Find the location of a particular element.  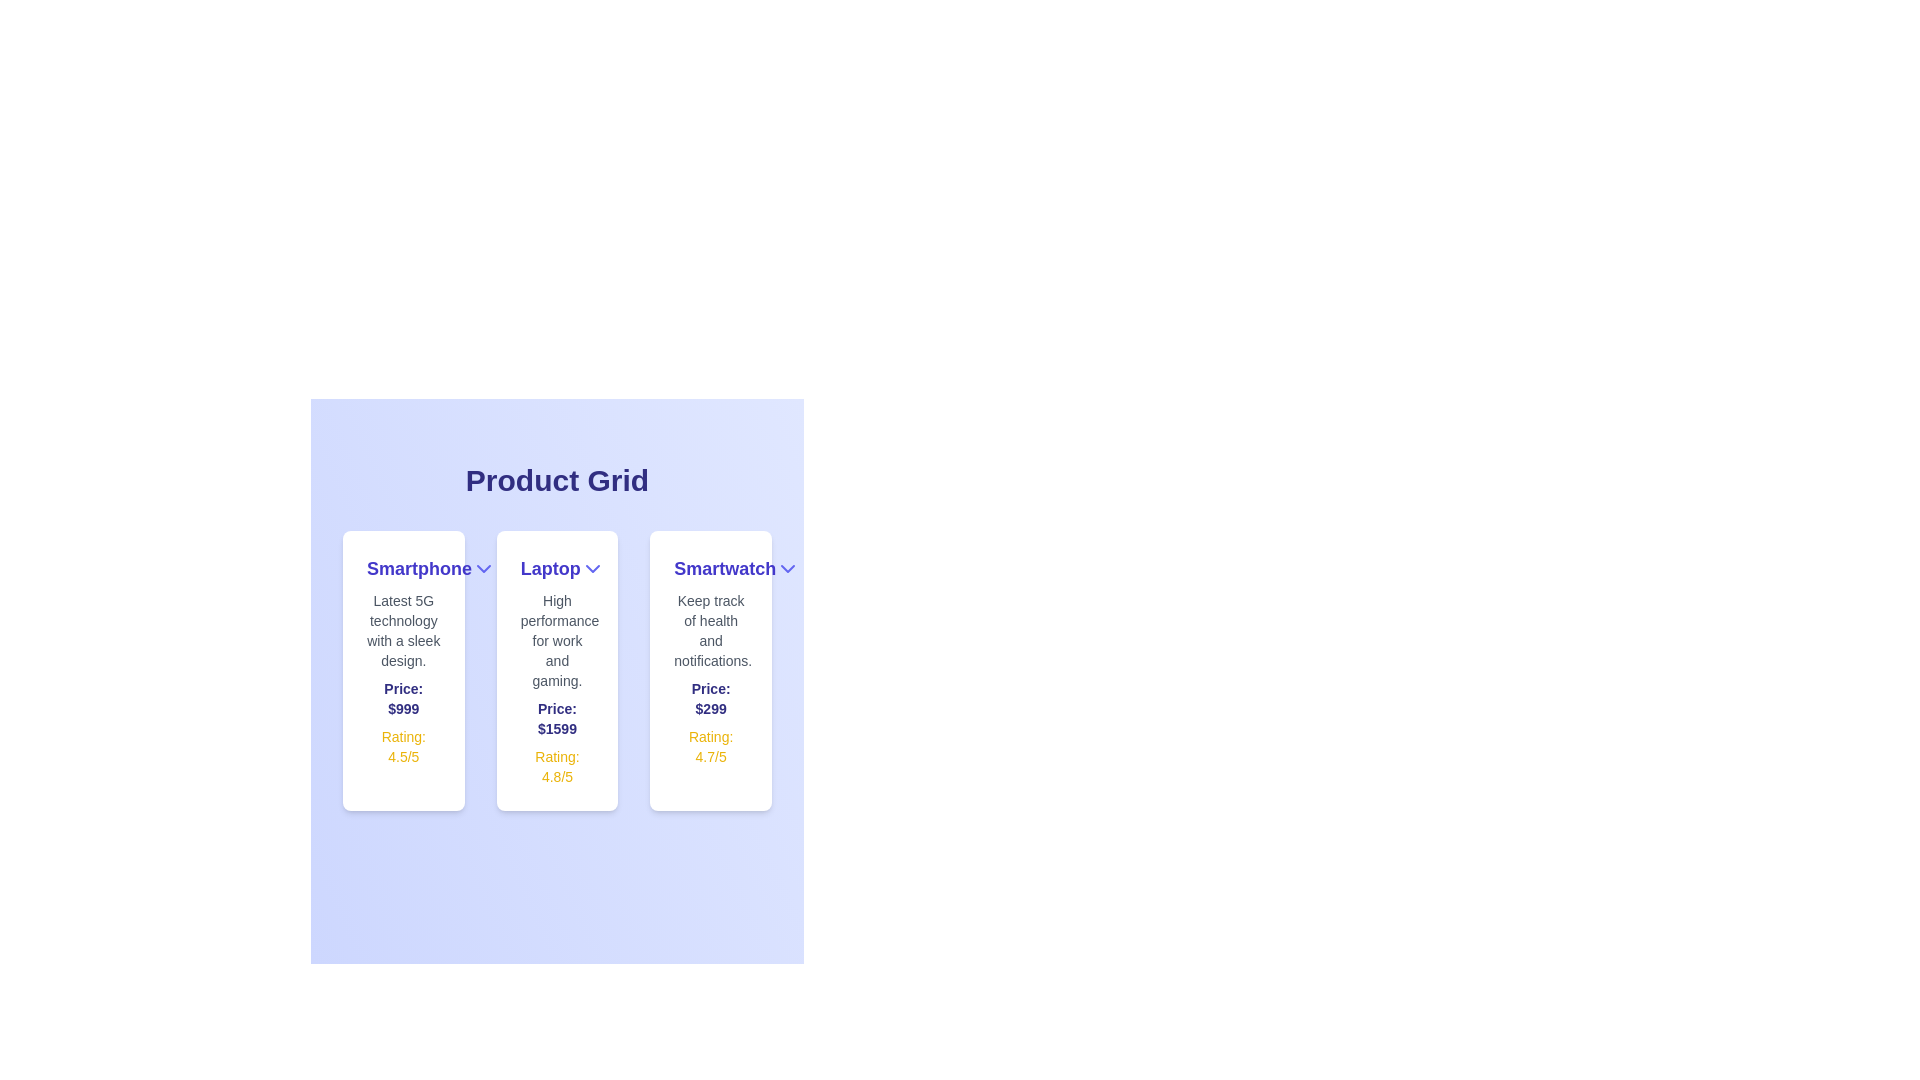

the Text header that serves as a title for the product section, indicating the section's purpose above the product cards is located at coordinates (557, 481).